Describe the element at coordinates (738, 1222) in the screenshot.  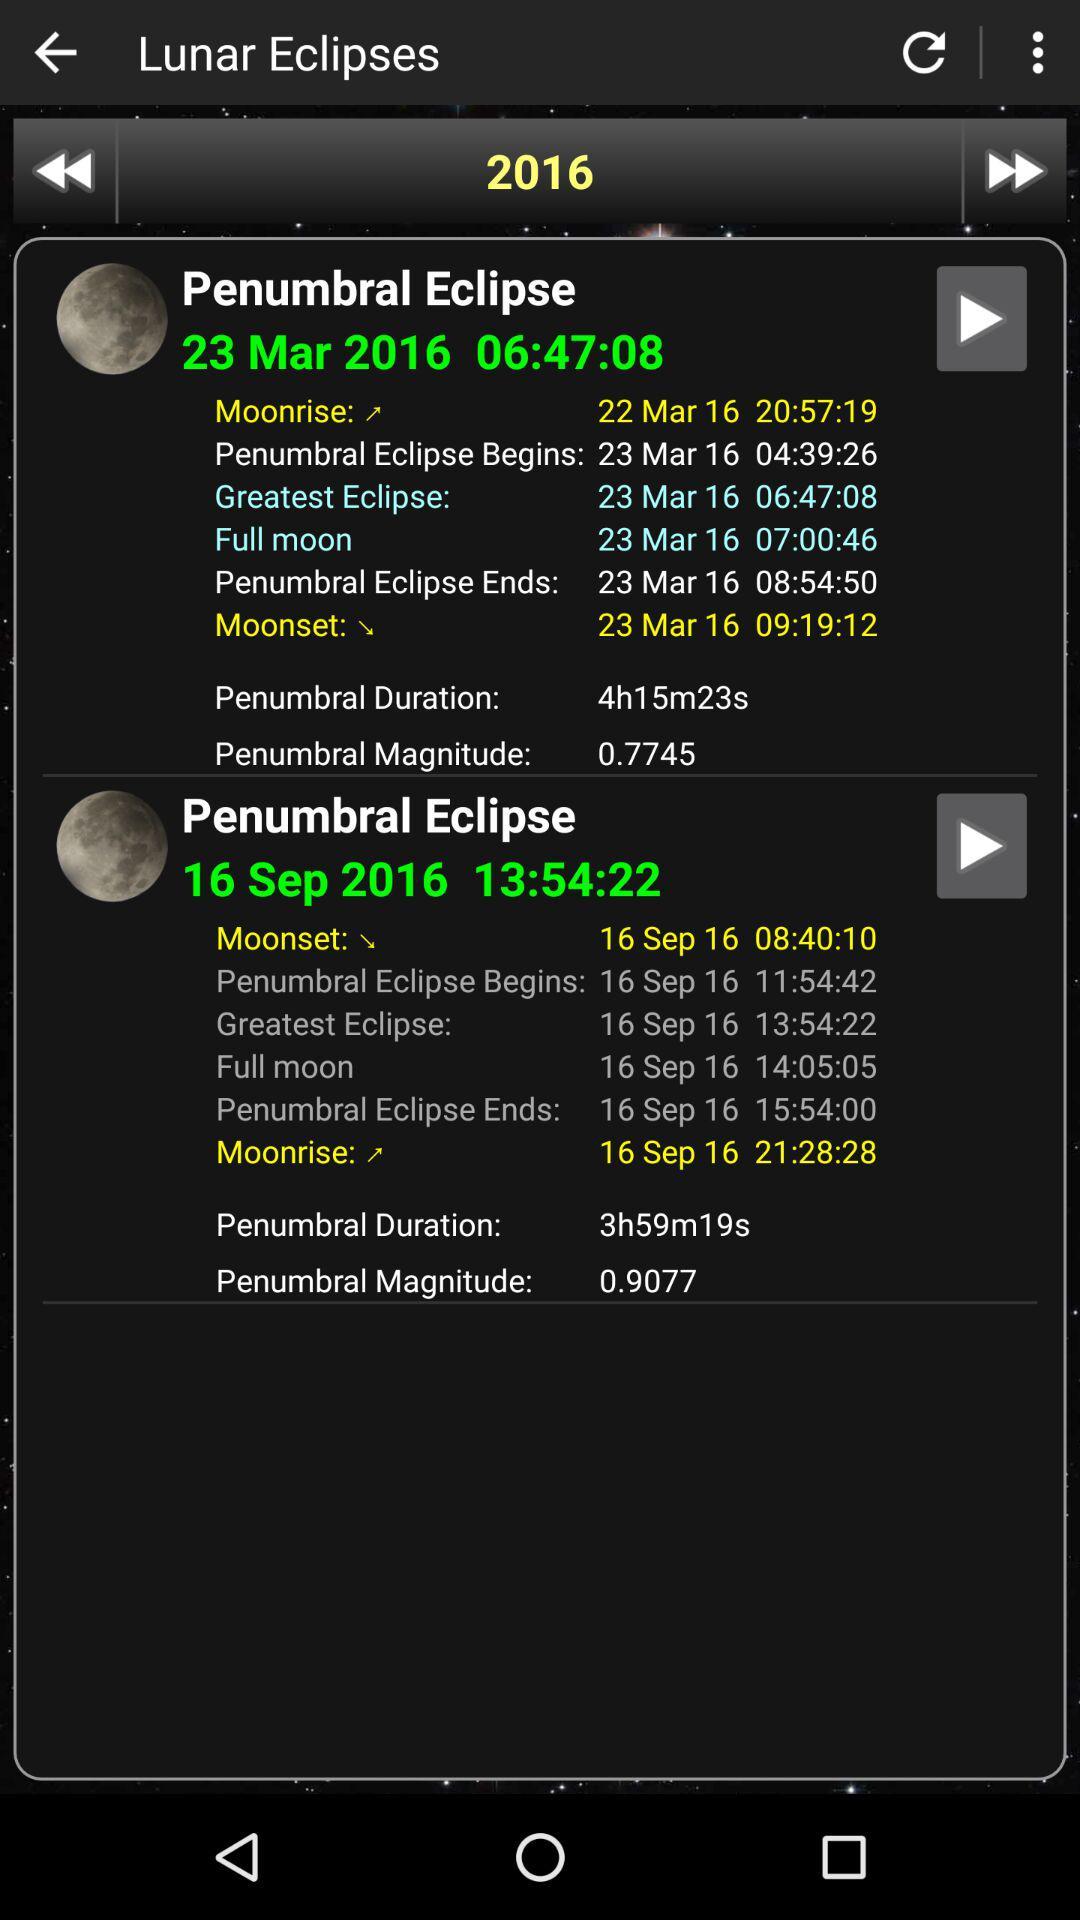
I see `the icon next to penumbral duration: app` at that location.